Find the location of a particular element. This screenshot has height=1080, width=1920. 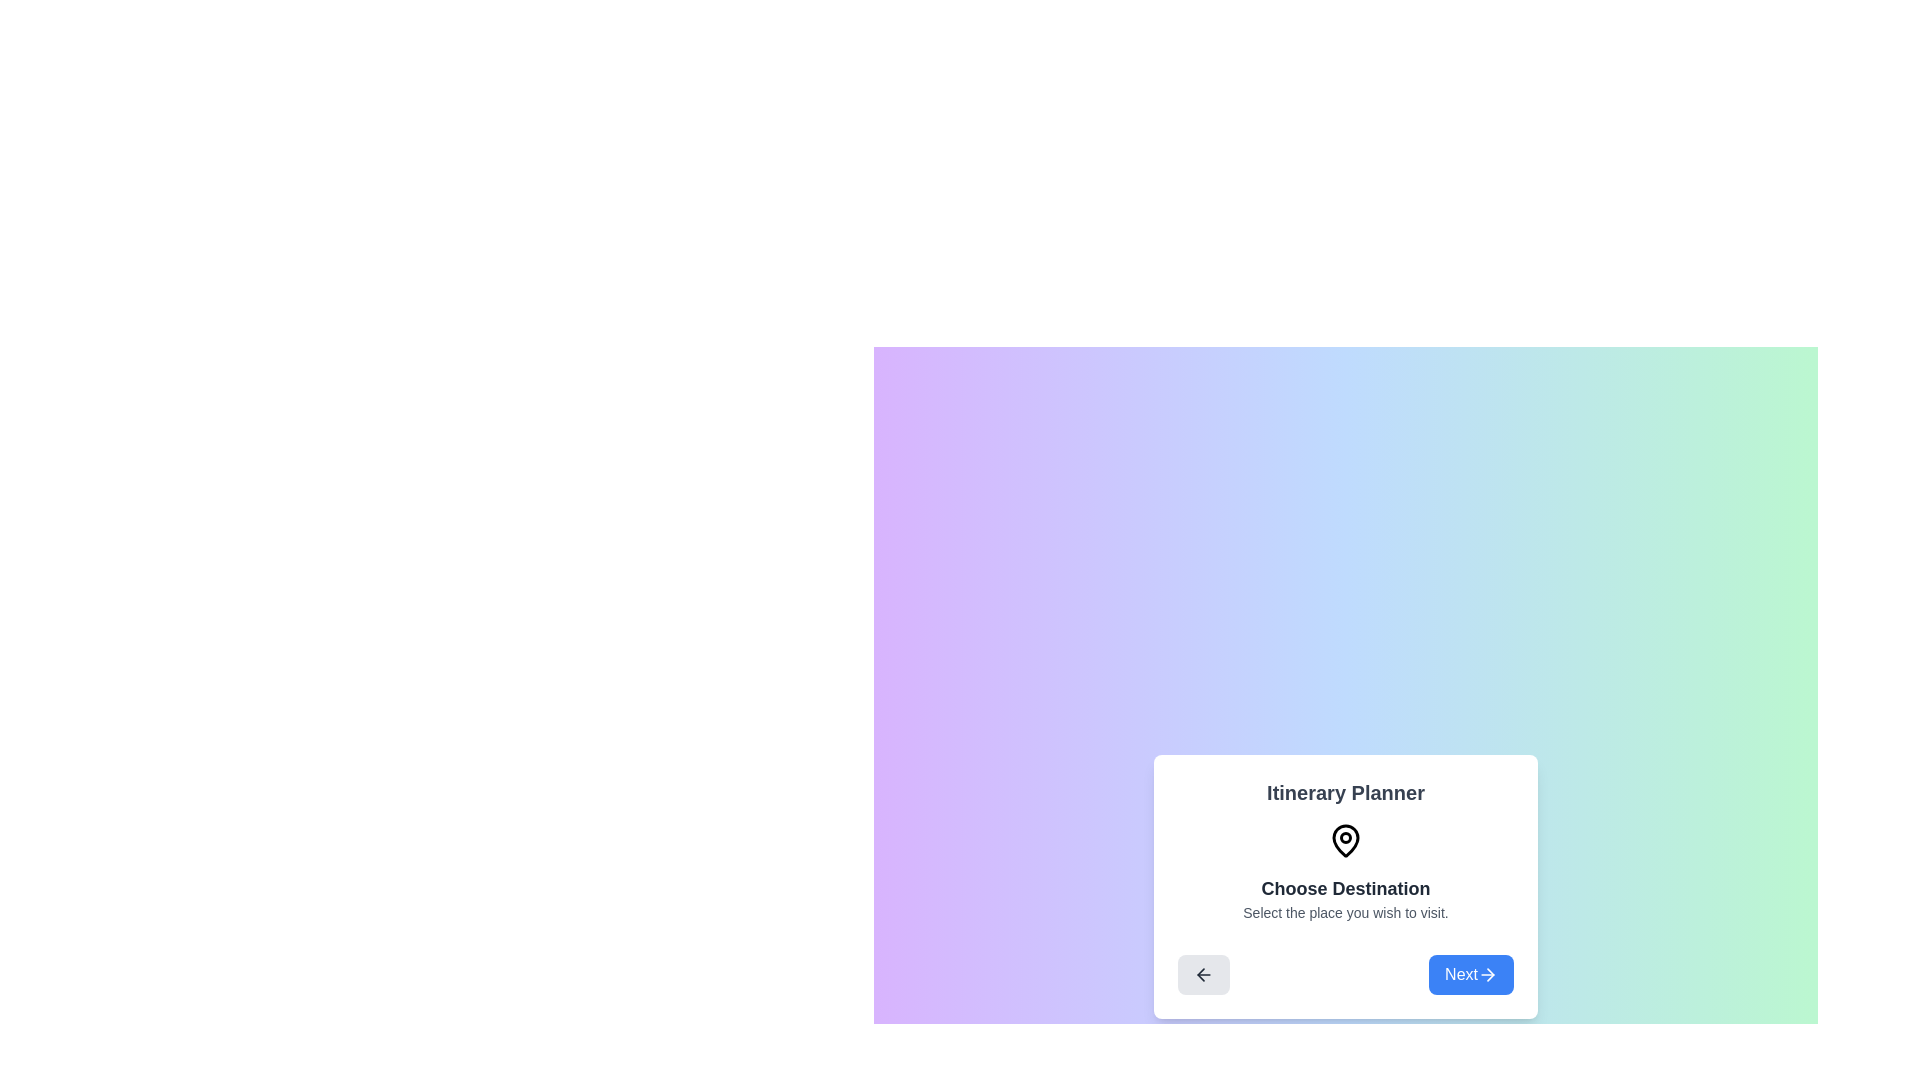

the map pin icon located in the 'Itinerary Planner' modal, which is positioned above the 'Choose Destination' text is located at coordinates (1345, 840).